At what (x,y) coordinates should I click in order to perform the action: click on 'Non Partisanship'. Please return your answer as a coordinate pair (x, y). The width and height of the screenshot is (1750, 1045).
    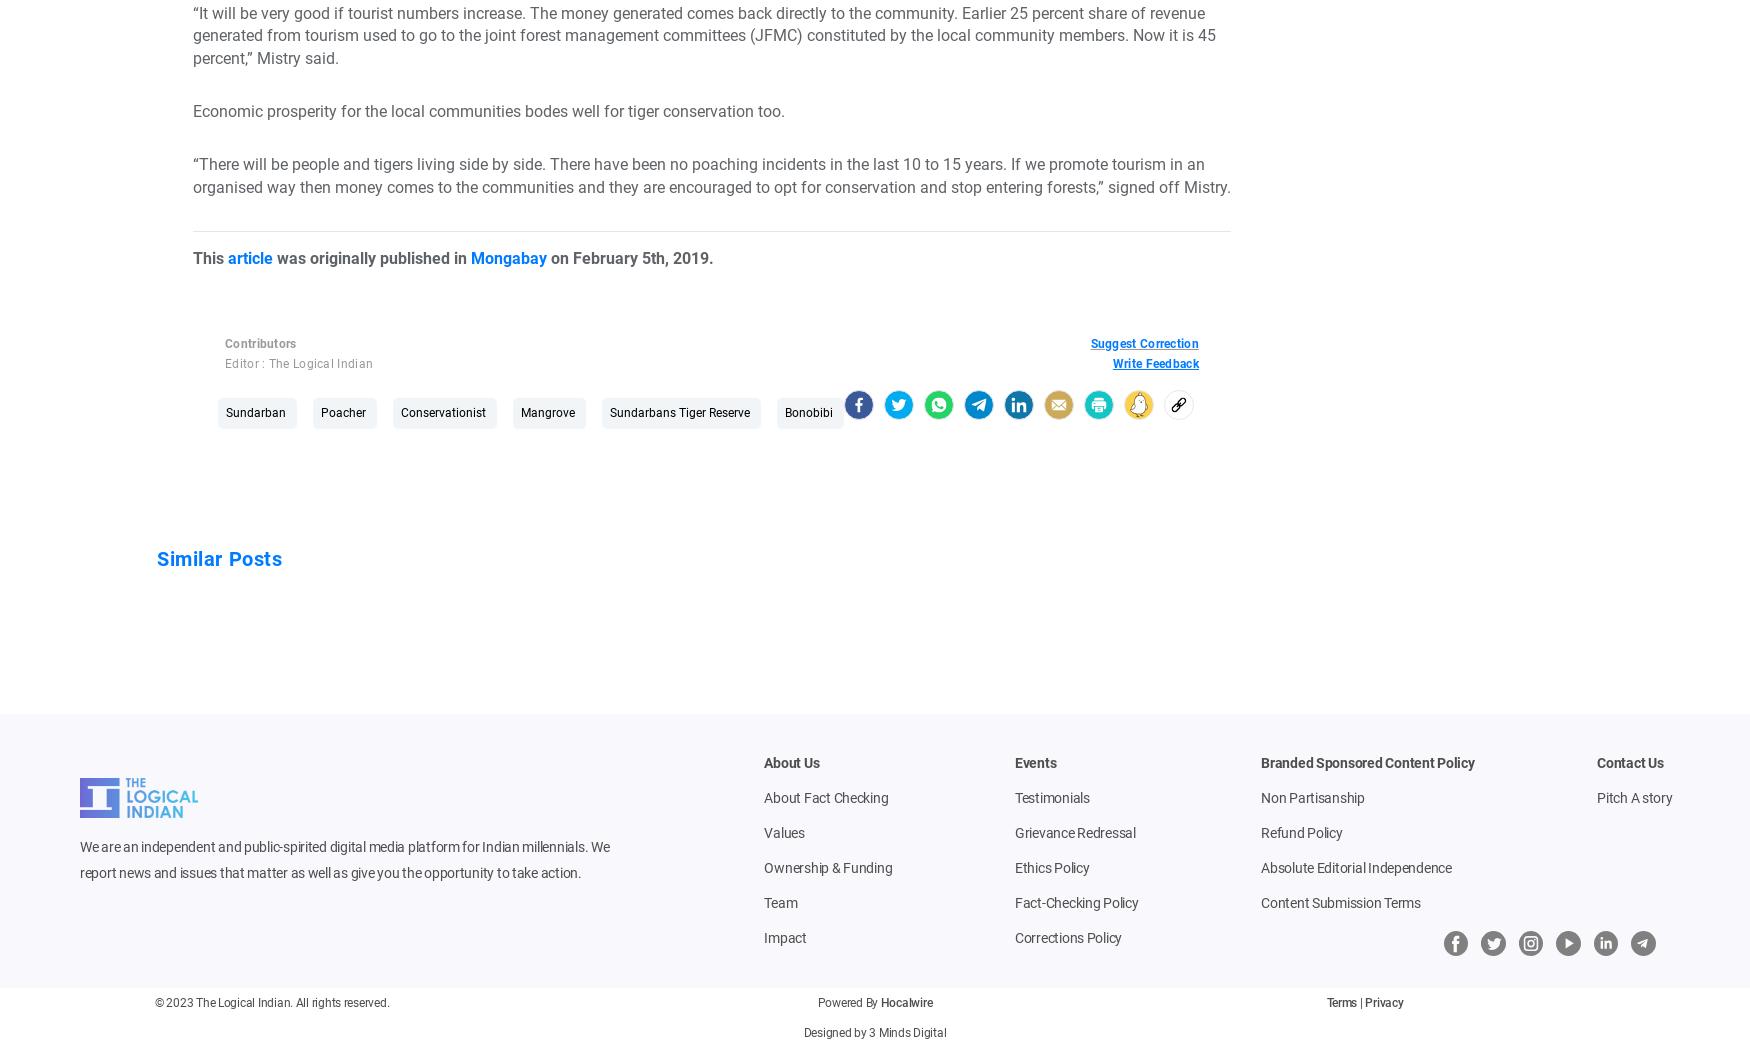
    Looking at the image, I should click on (1311, 797).